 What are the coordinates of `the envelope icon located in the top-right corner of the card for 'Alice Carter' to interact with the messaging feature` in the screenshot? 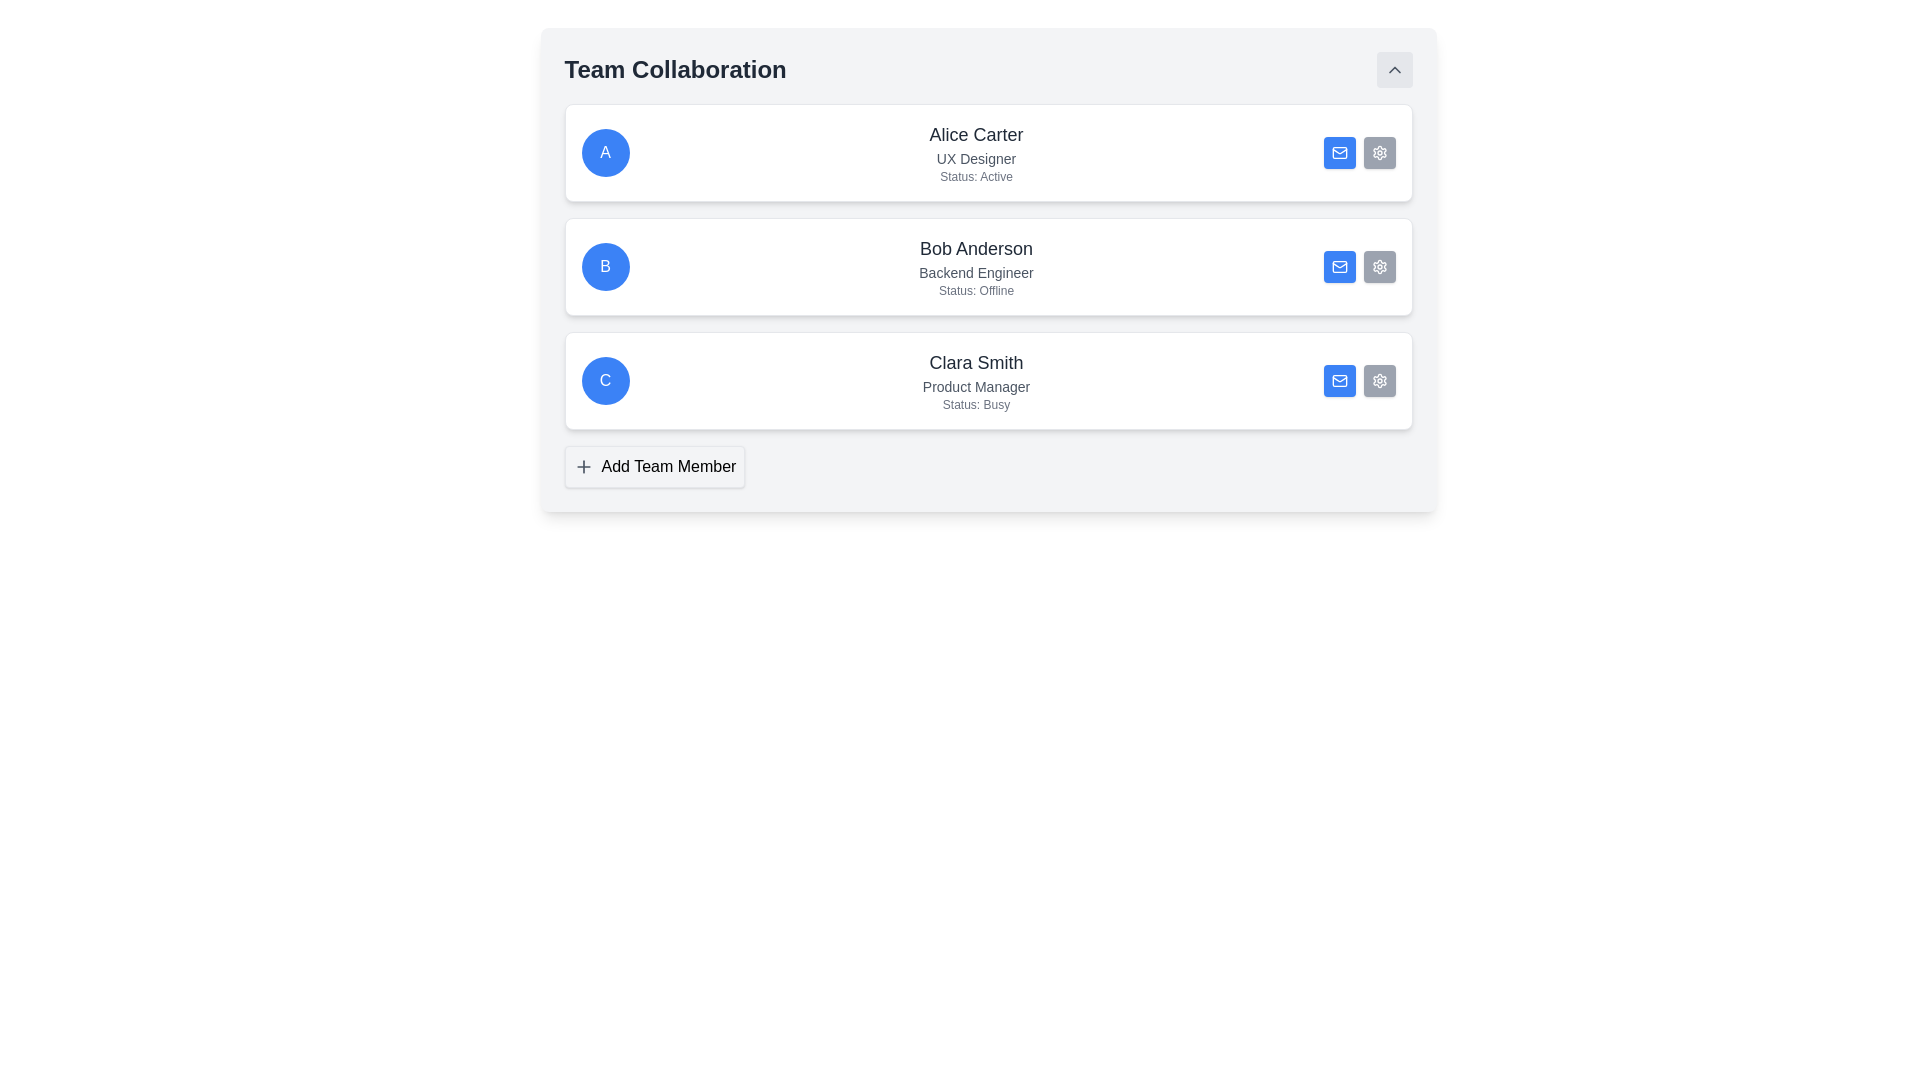 It's located at (1339, 152).